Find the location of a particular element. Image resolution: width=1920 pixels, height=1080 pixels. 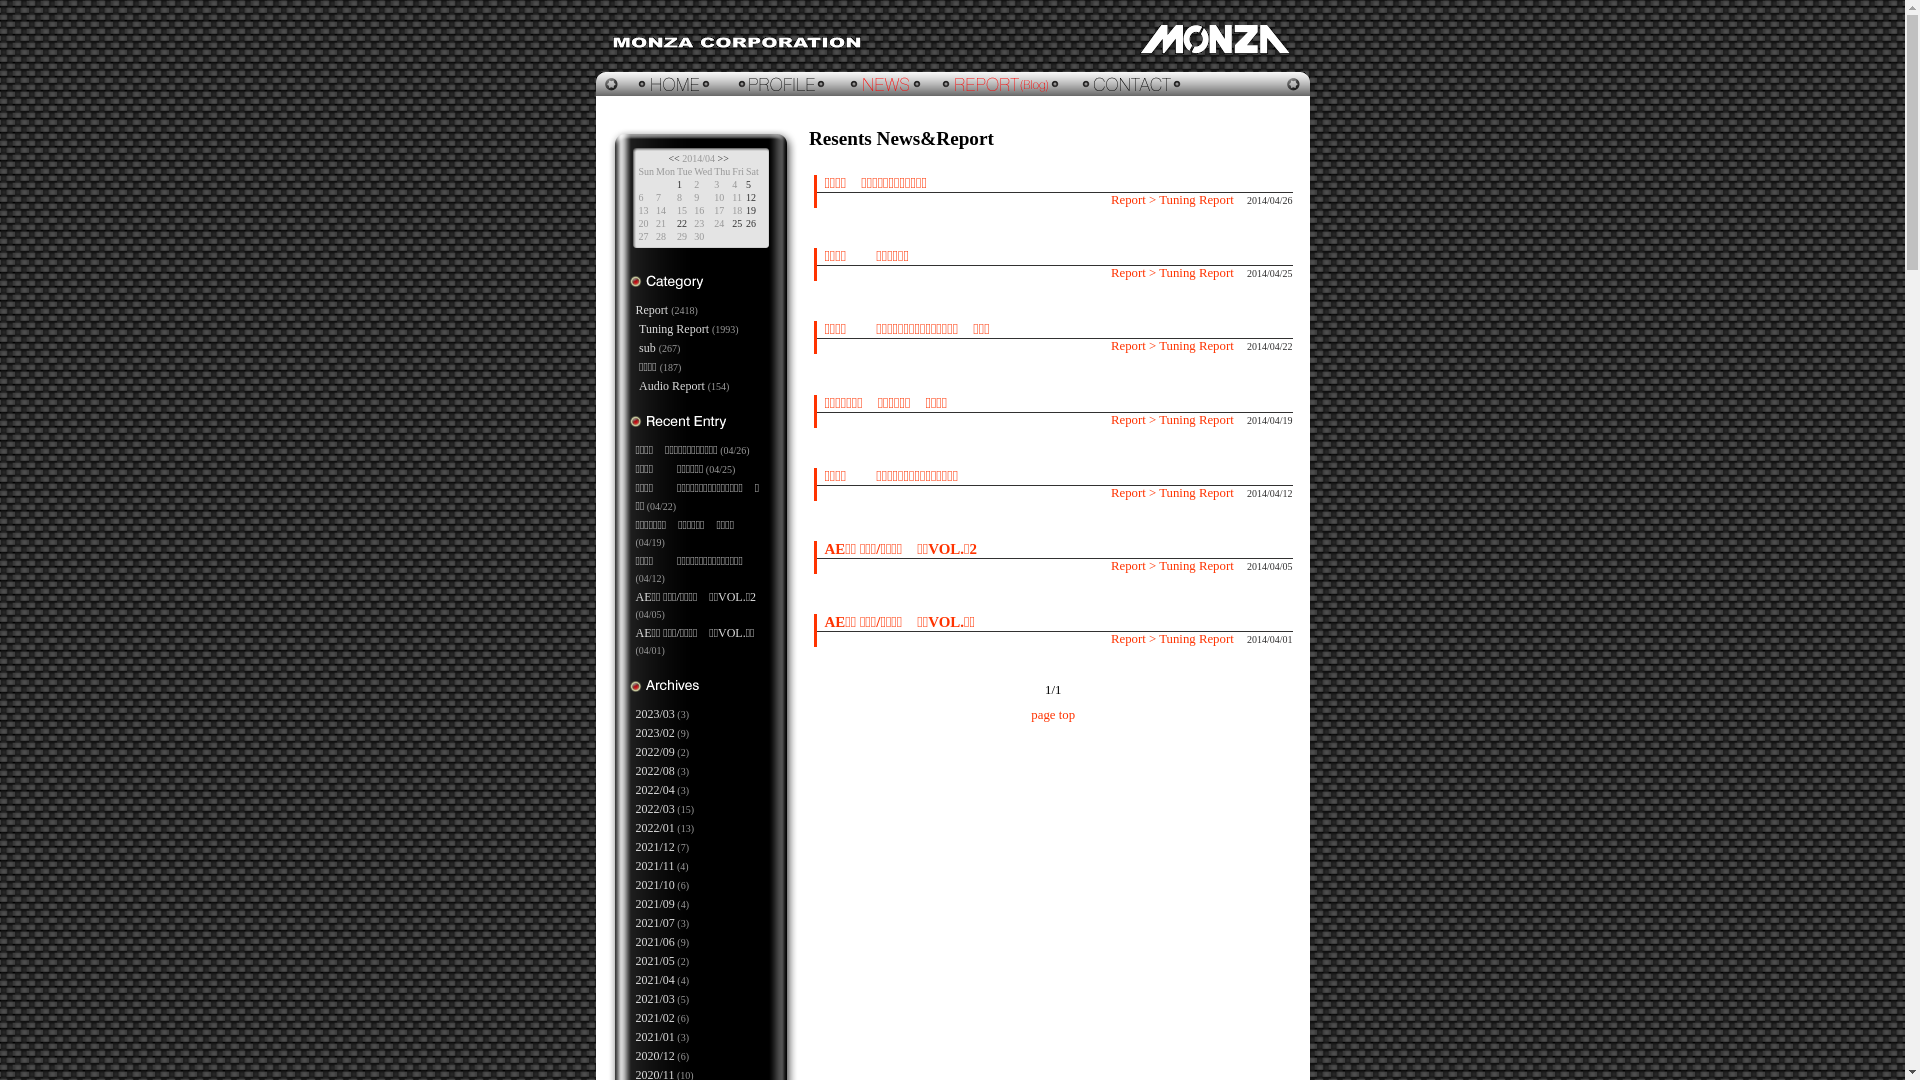

'sub' is located at coordinates (637, 346).